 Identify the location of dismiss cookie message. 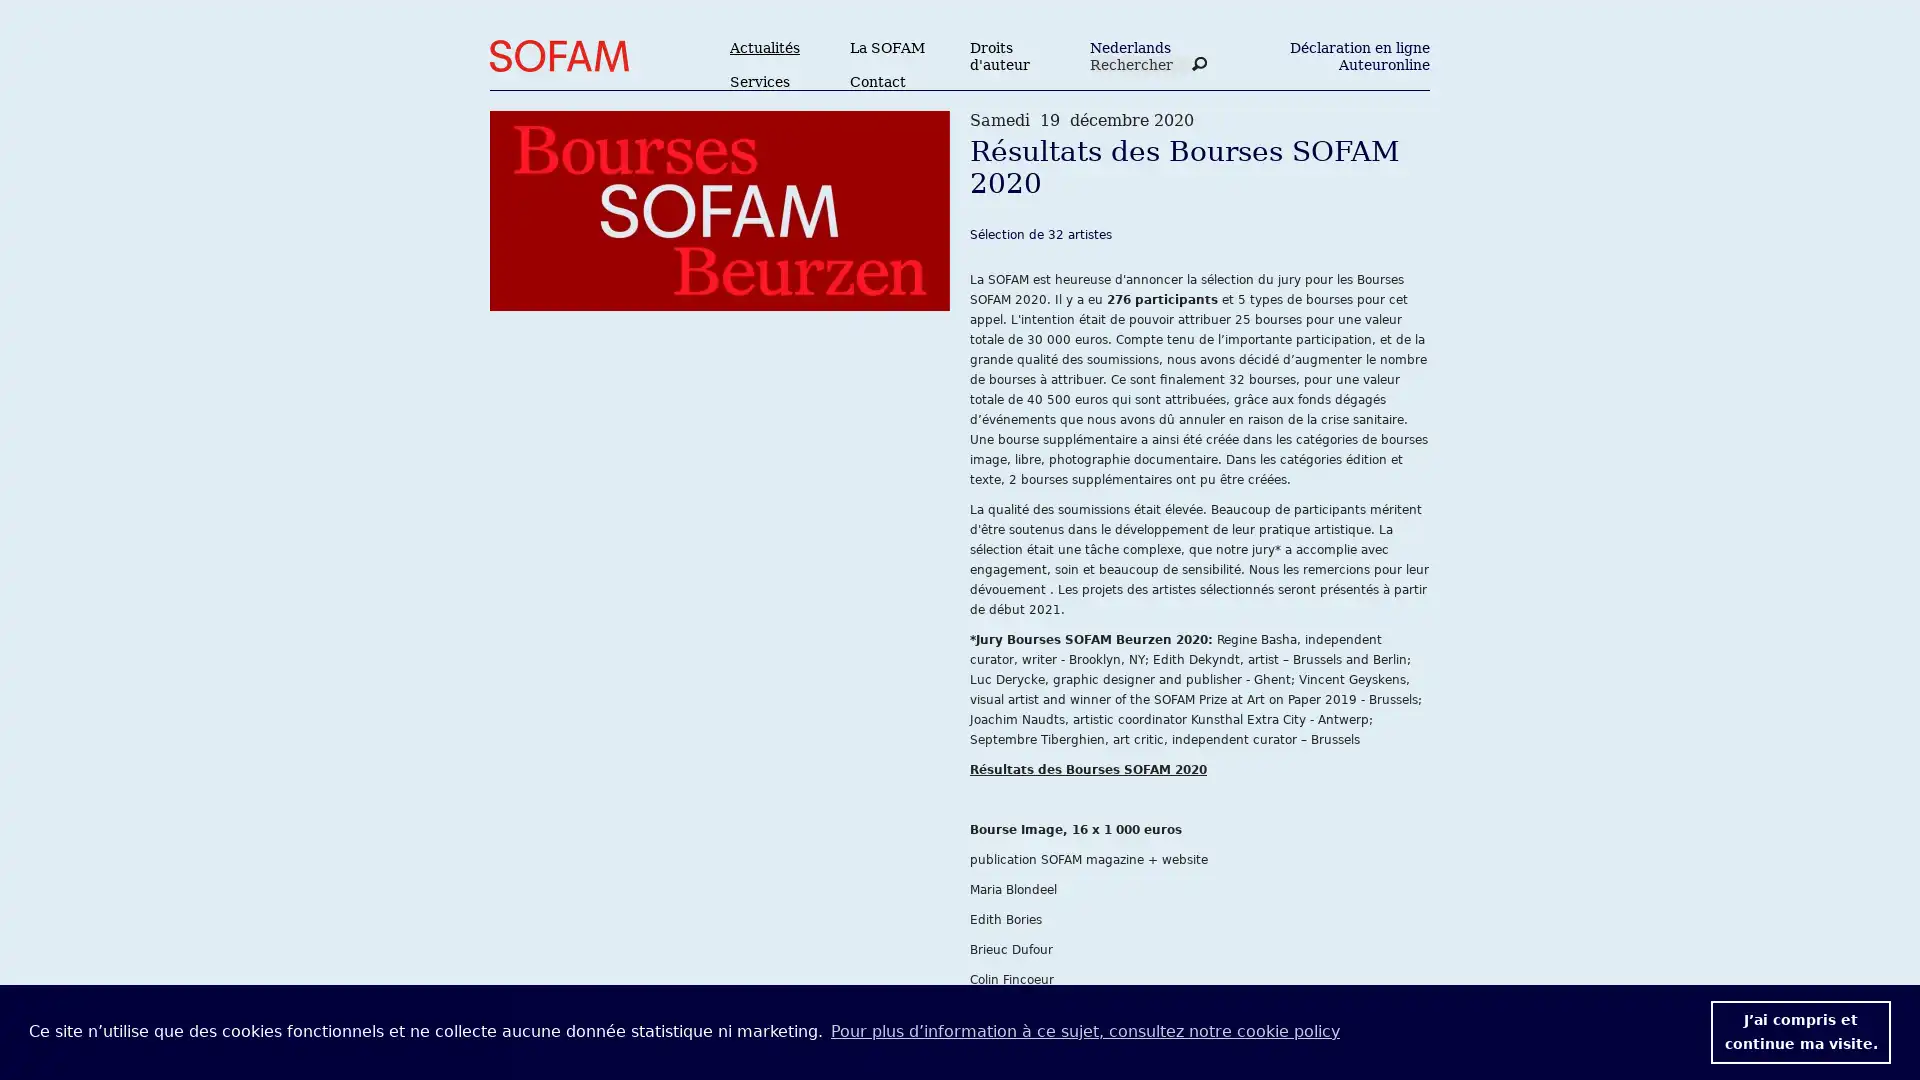
(1800, 1032).